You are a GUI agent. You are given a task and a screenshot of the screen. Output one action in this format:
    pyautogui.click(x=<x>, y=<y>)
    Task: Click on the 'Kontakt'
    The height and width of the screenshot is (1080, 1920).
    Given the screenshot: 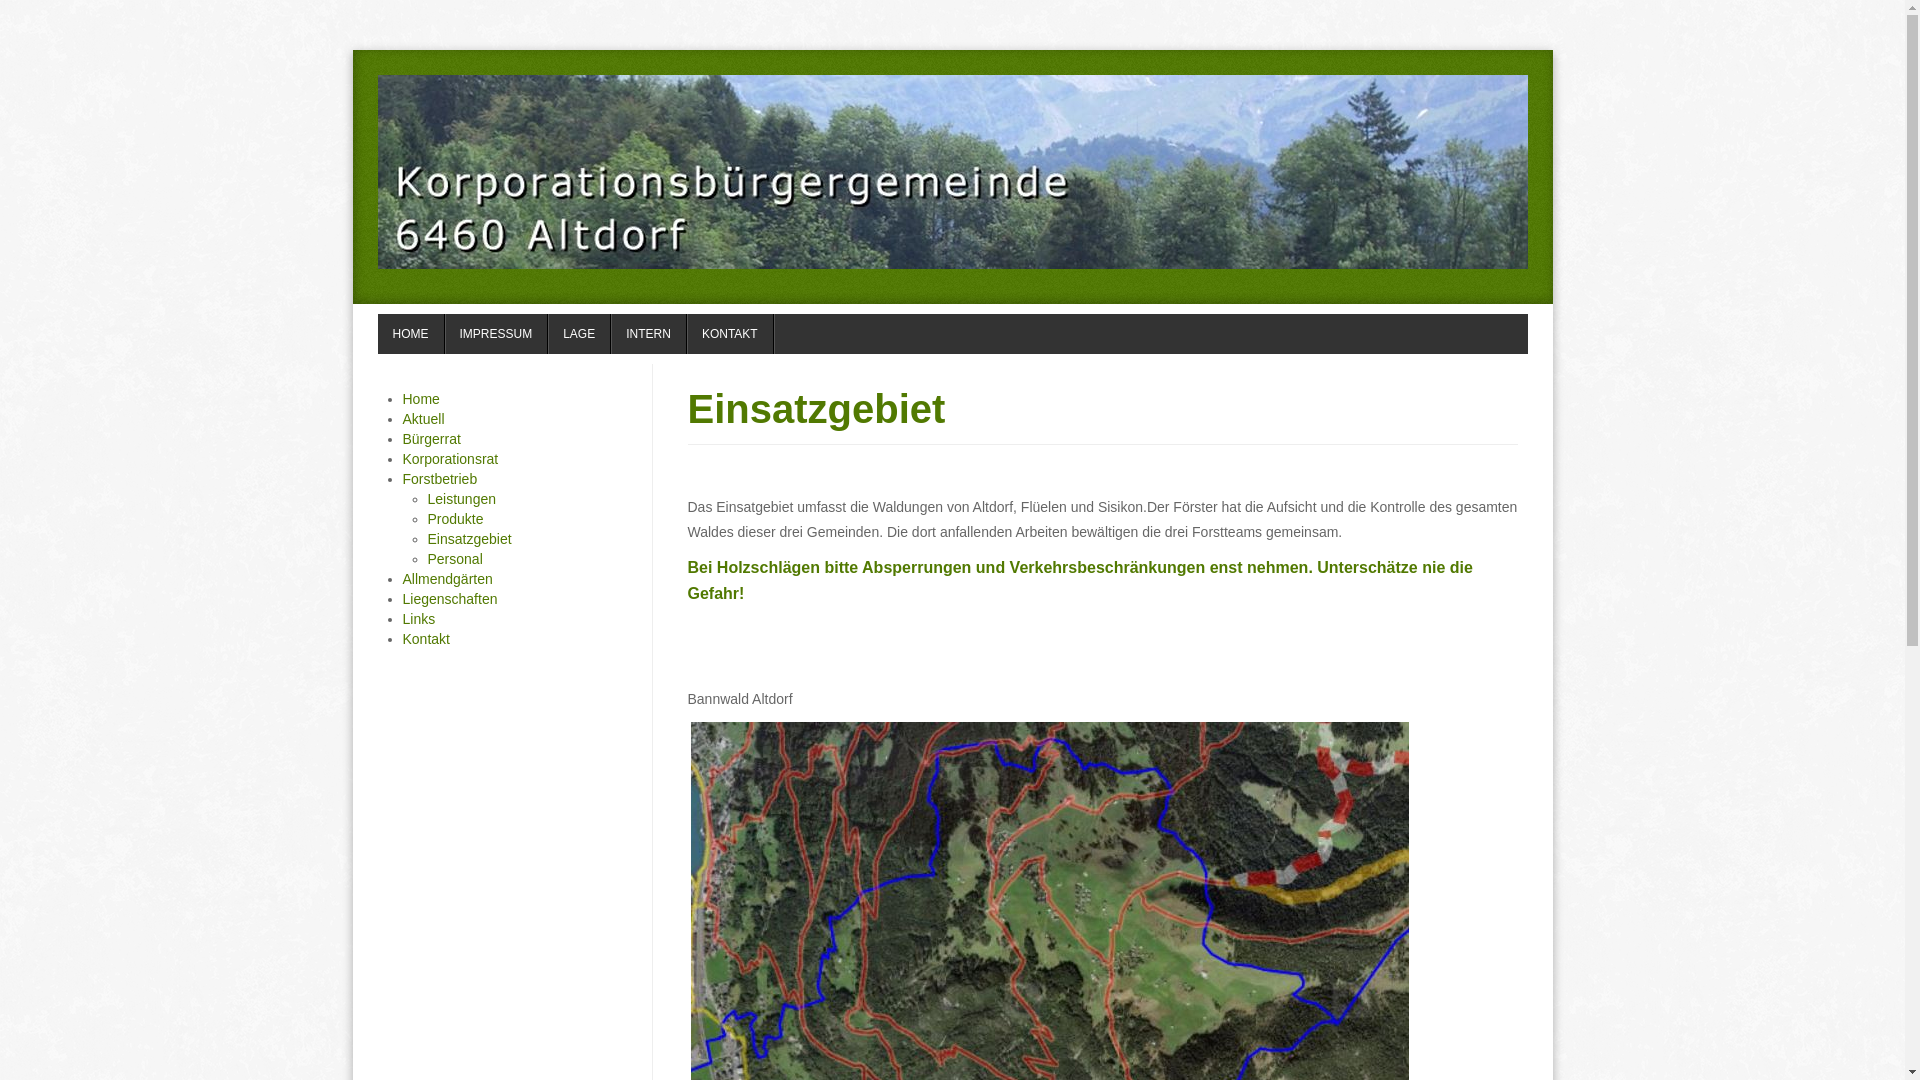 What is the action you would take?
    pyautogui.click(x=424, y=639)
    